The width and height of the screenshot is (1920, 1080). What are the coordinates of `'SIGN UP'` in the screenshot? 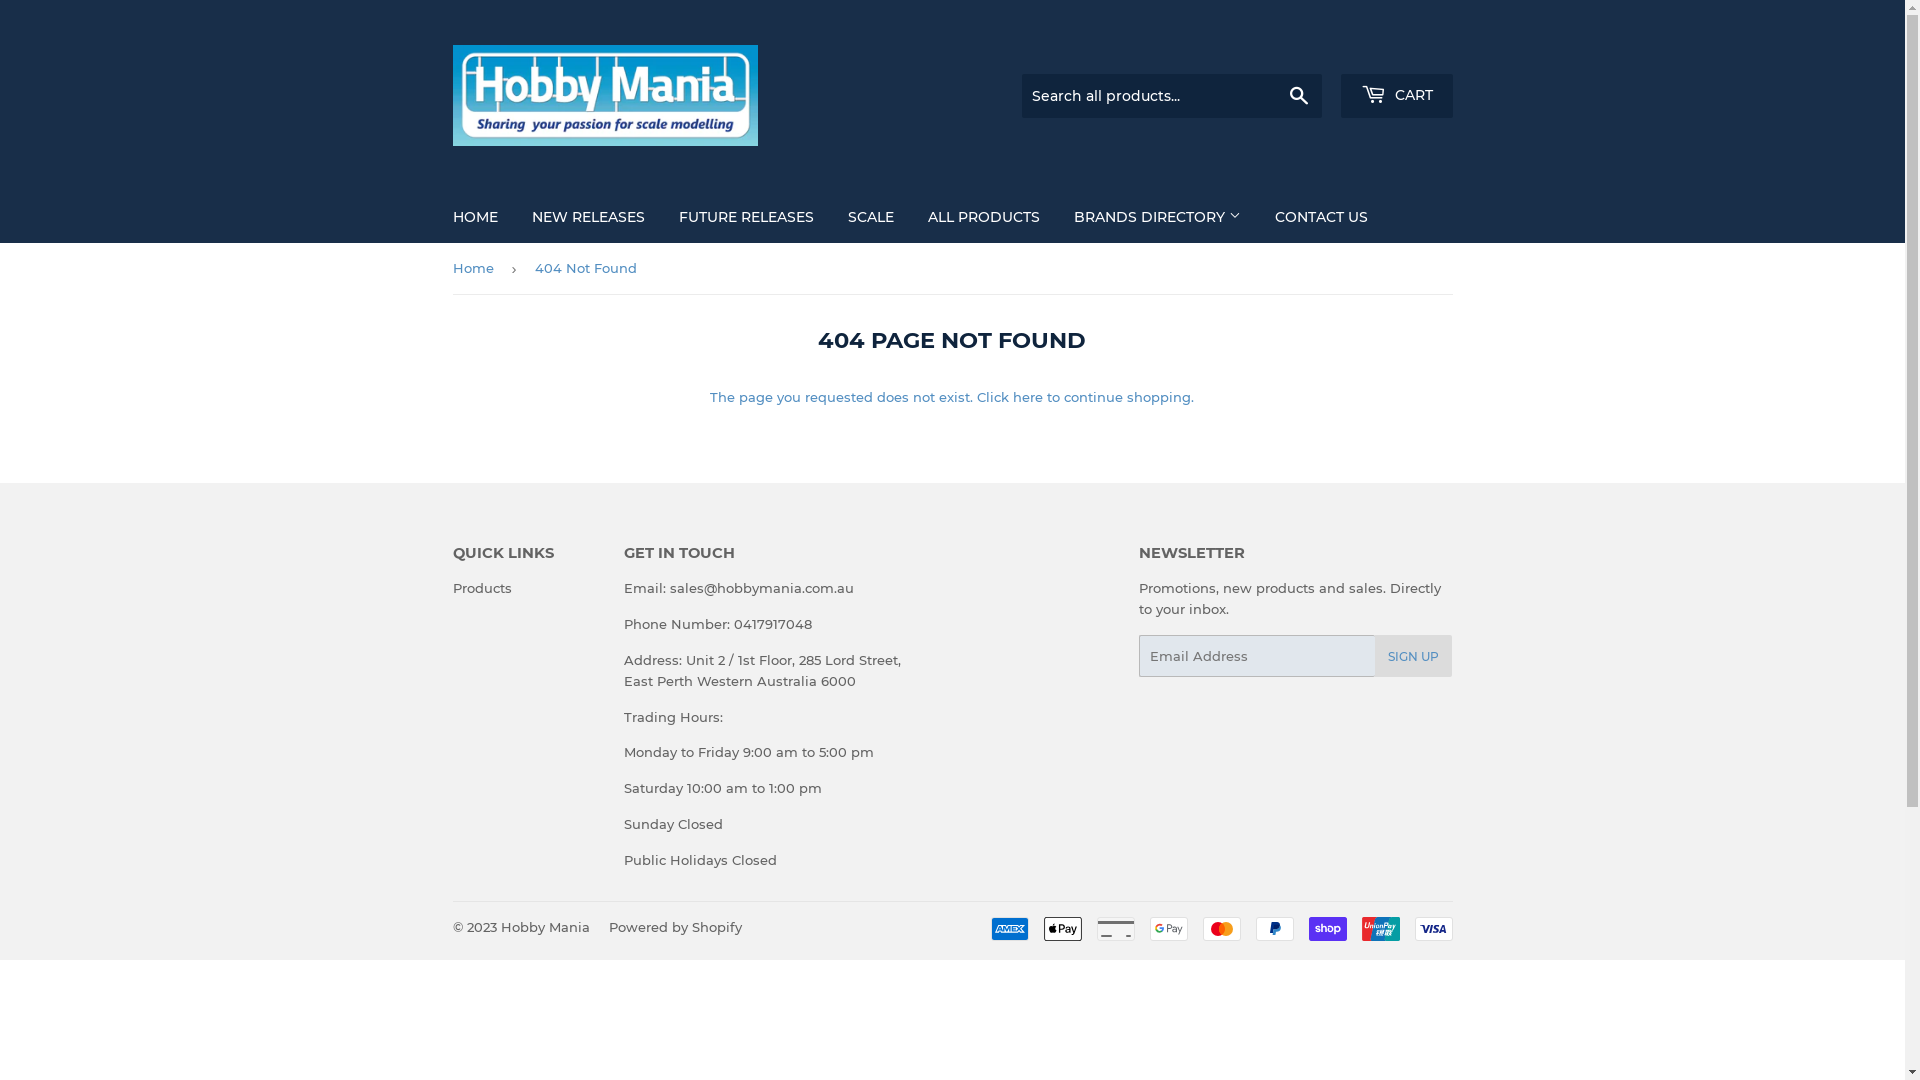 It's located at (1412, 655).